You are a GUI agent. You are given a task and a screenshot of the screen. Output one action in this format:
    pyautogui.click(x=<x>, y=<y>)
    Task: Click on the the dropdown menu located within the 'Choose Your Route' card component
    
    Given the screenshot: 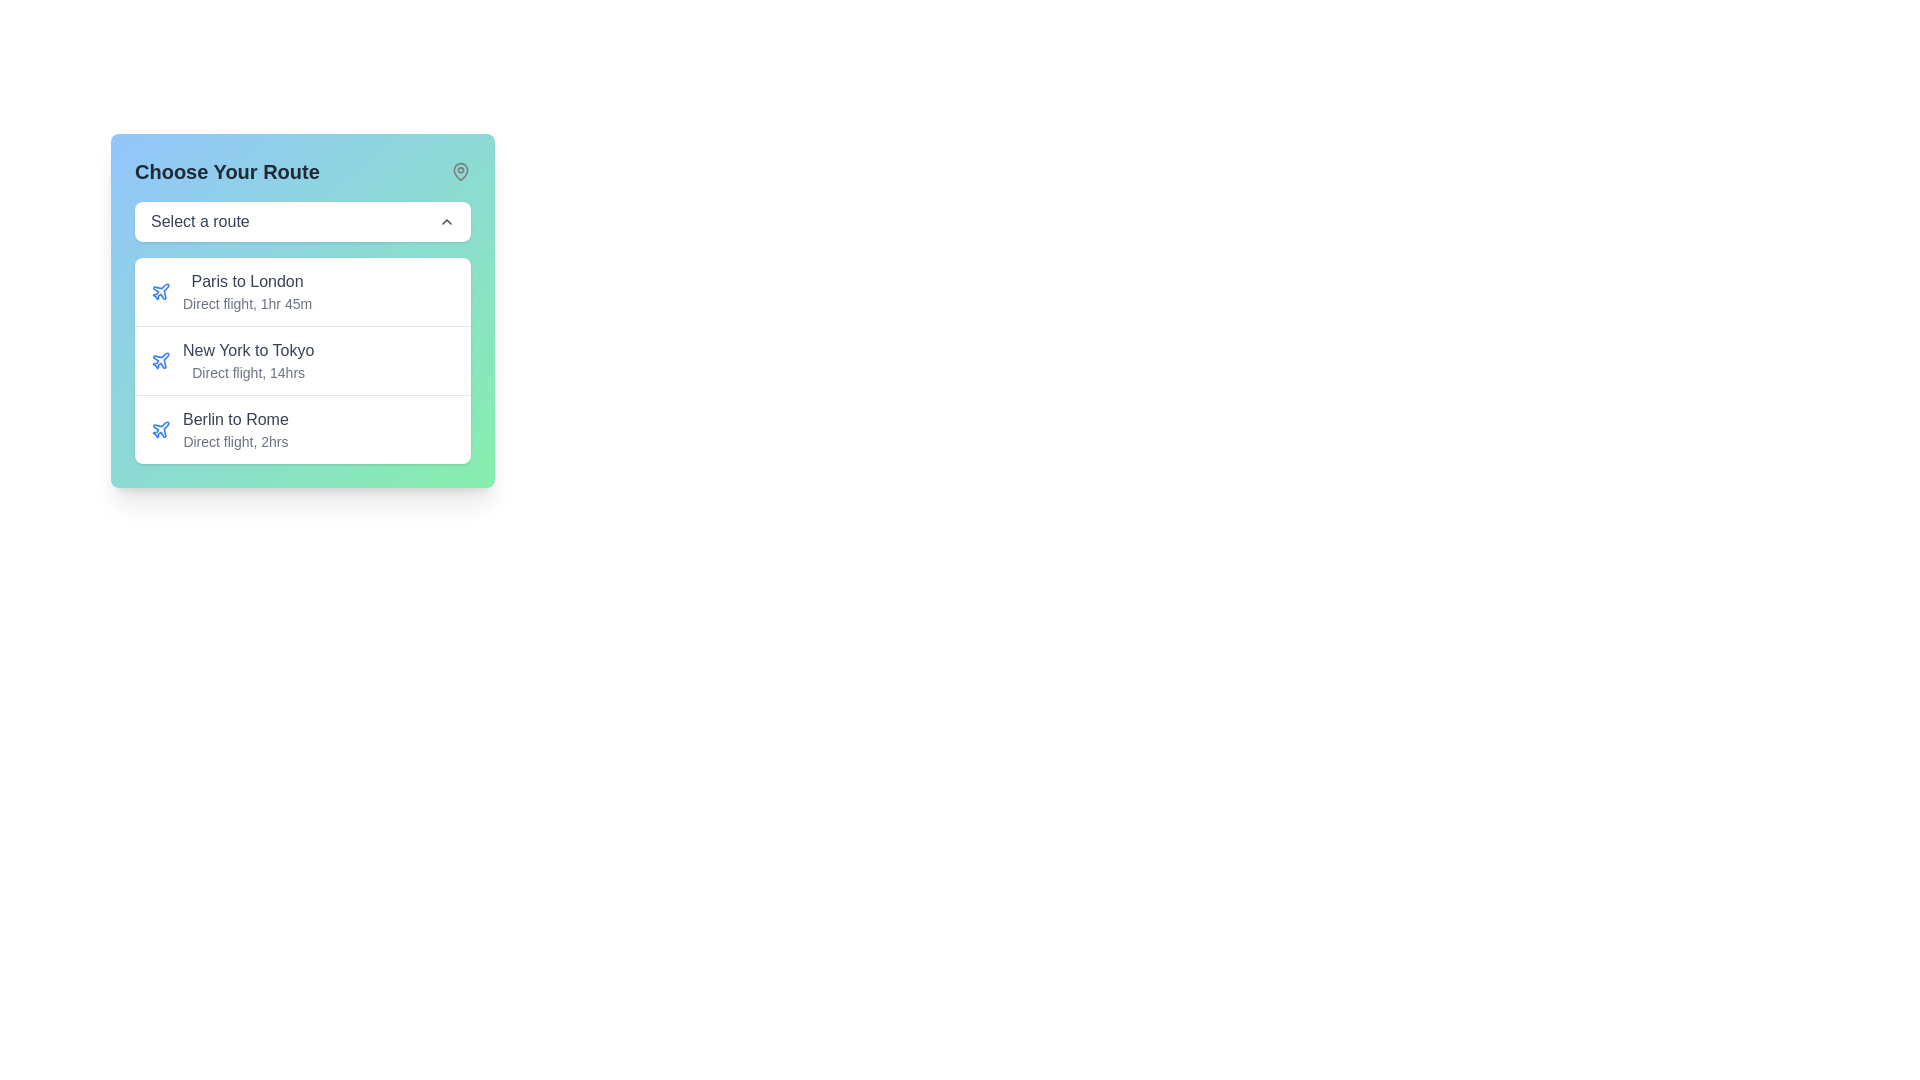 What is the action you would take?
    pyautogui.click(x=301, y=222)
    